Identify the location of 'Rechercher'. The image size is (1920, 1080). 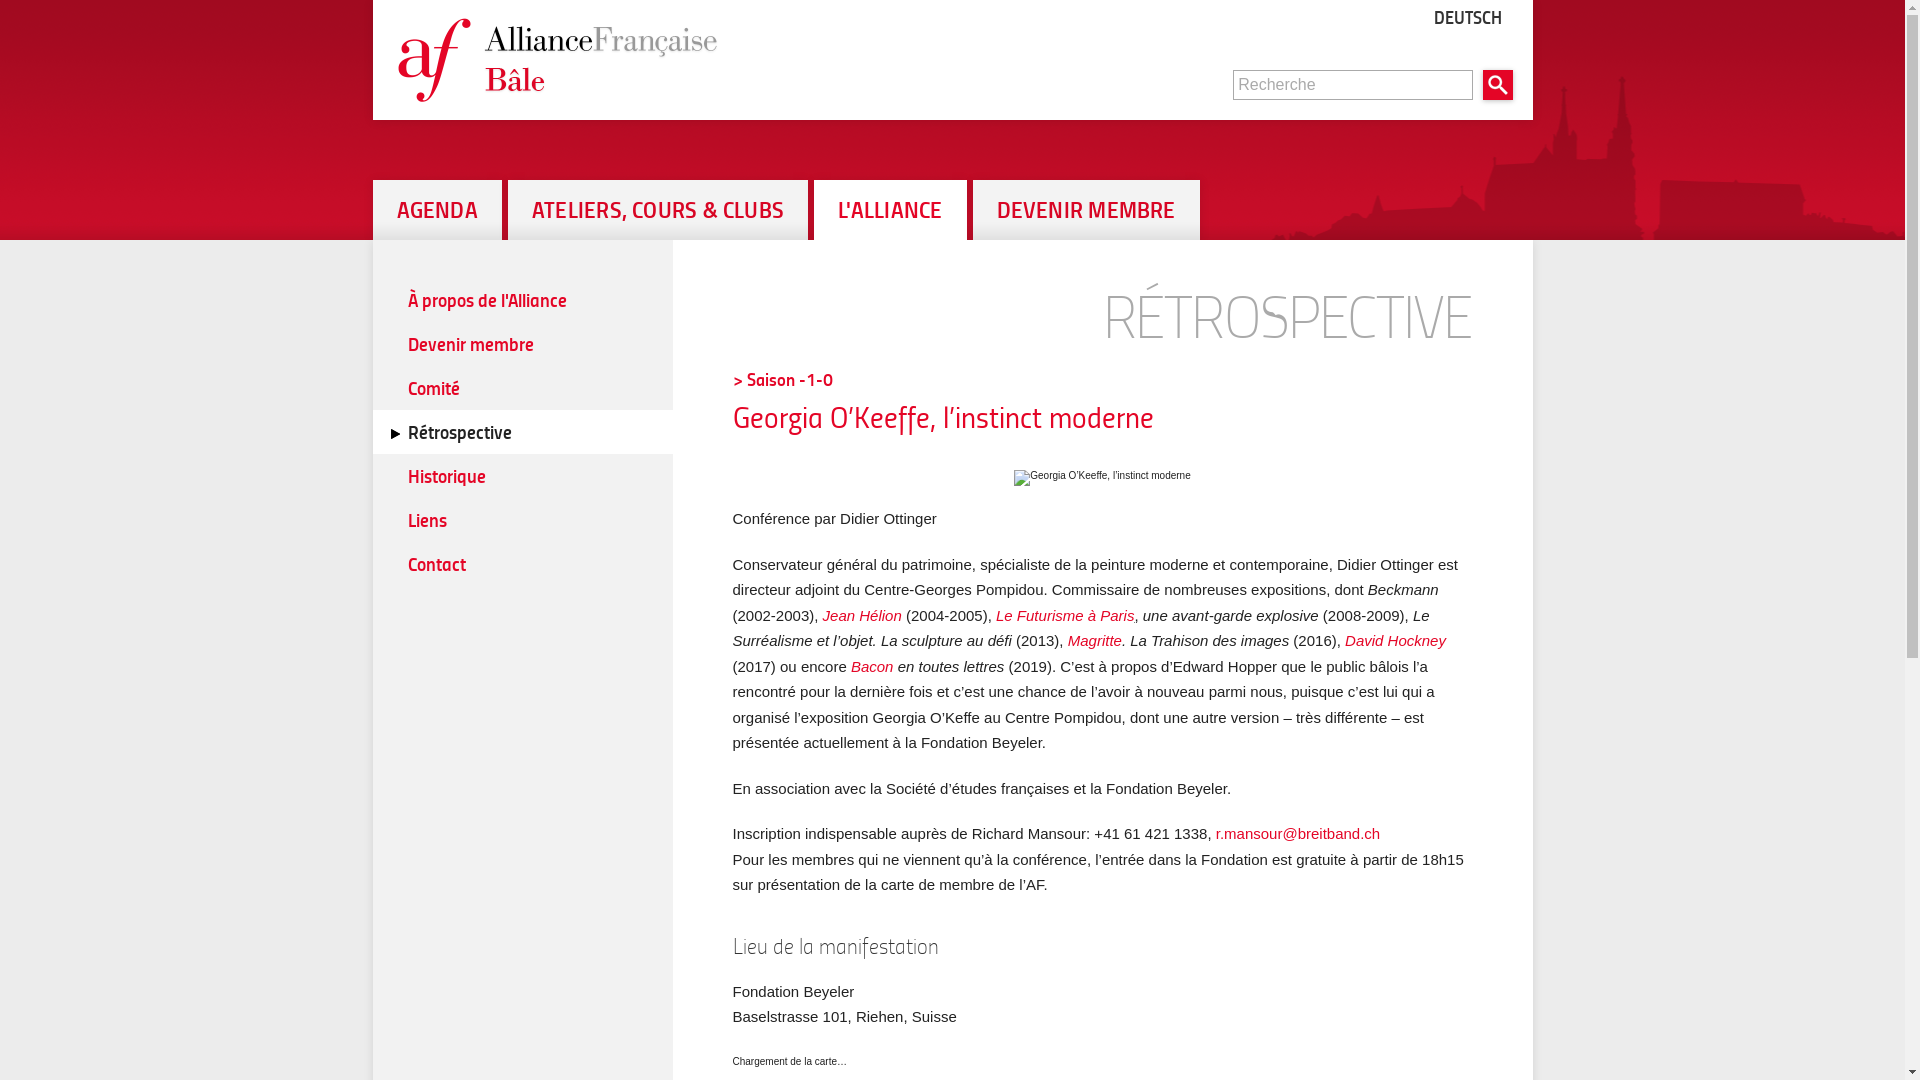
(1482, 83).